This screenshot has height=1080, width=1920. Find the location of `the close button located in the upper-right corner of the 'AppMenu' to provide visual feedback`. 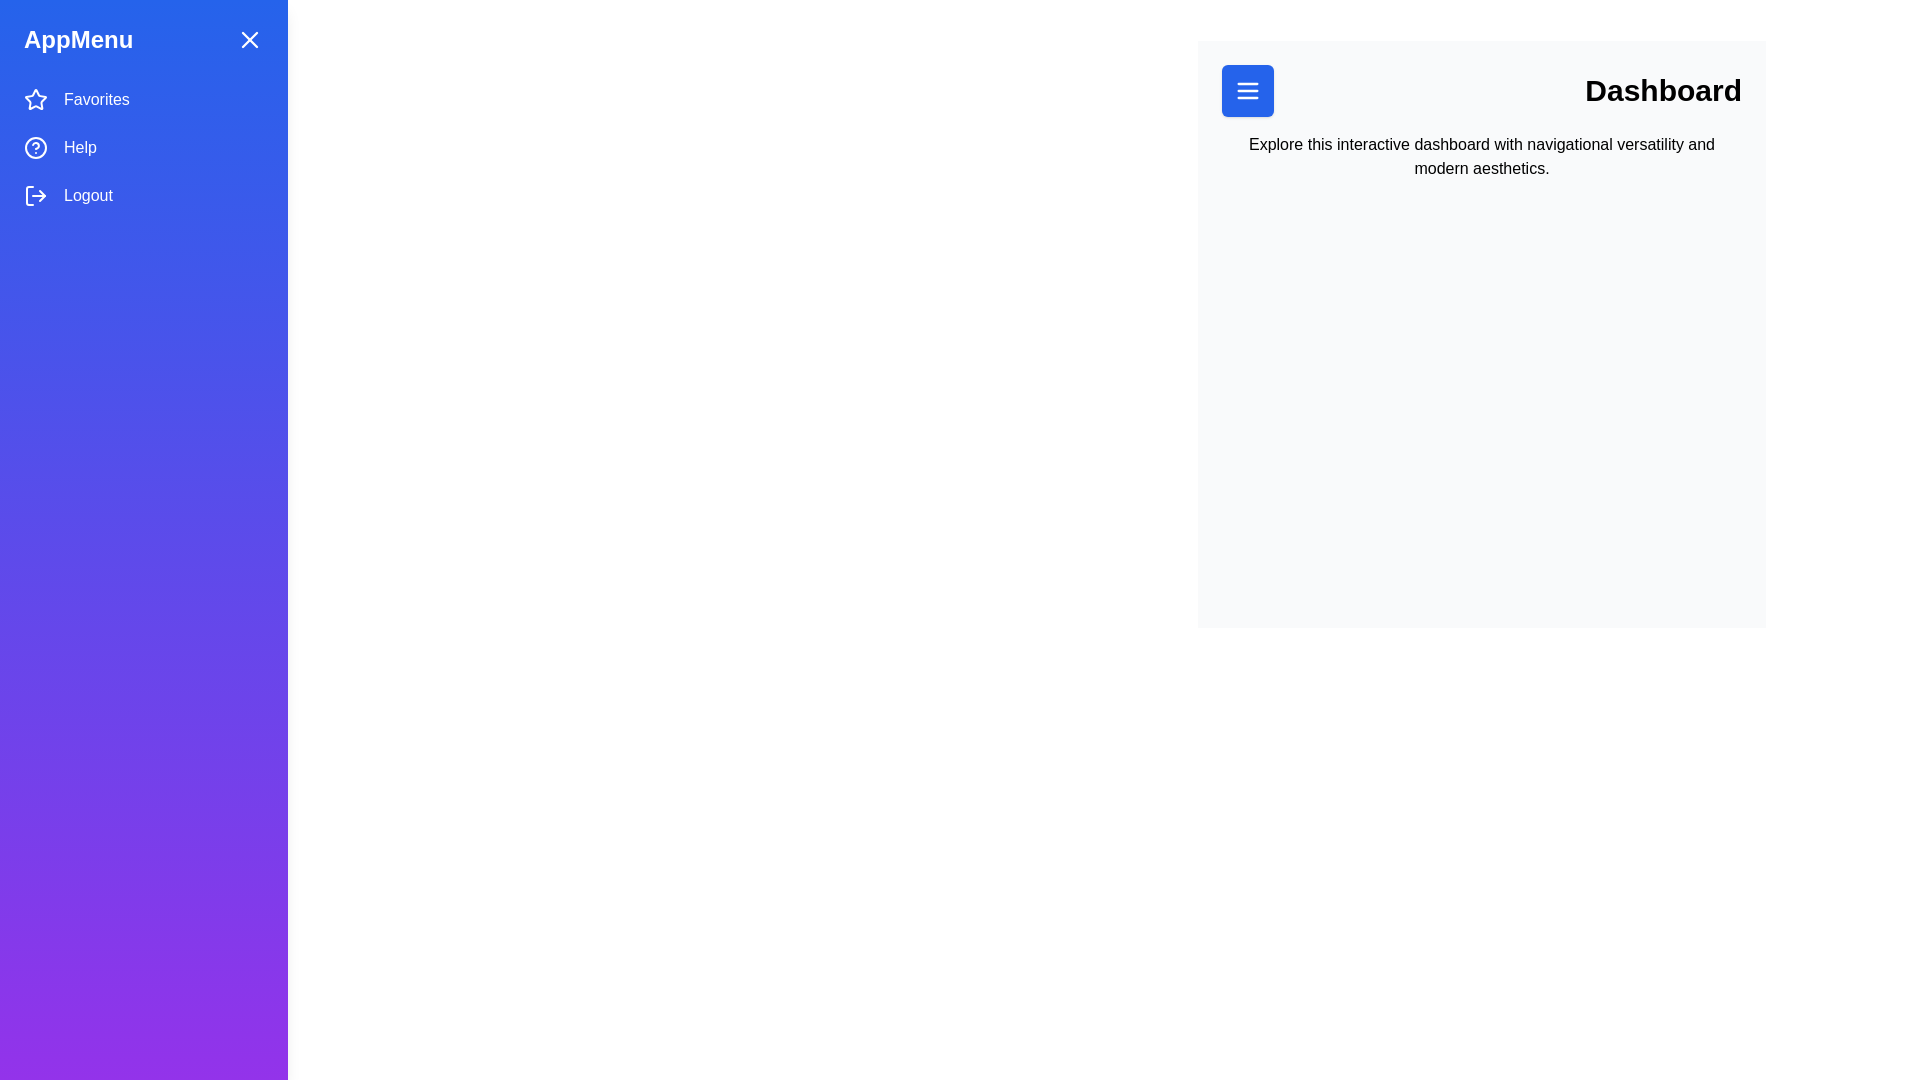

the close button located in the upper-right corner of the 'AppMenu' to provide visual feedback is located at coordinates (248, 39).